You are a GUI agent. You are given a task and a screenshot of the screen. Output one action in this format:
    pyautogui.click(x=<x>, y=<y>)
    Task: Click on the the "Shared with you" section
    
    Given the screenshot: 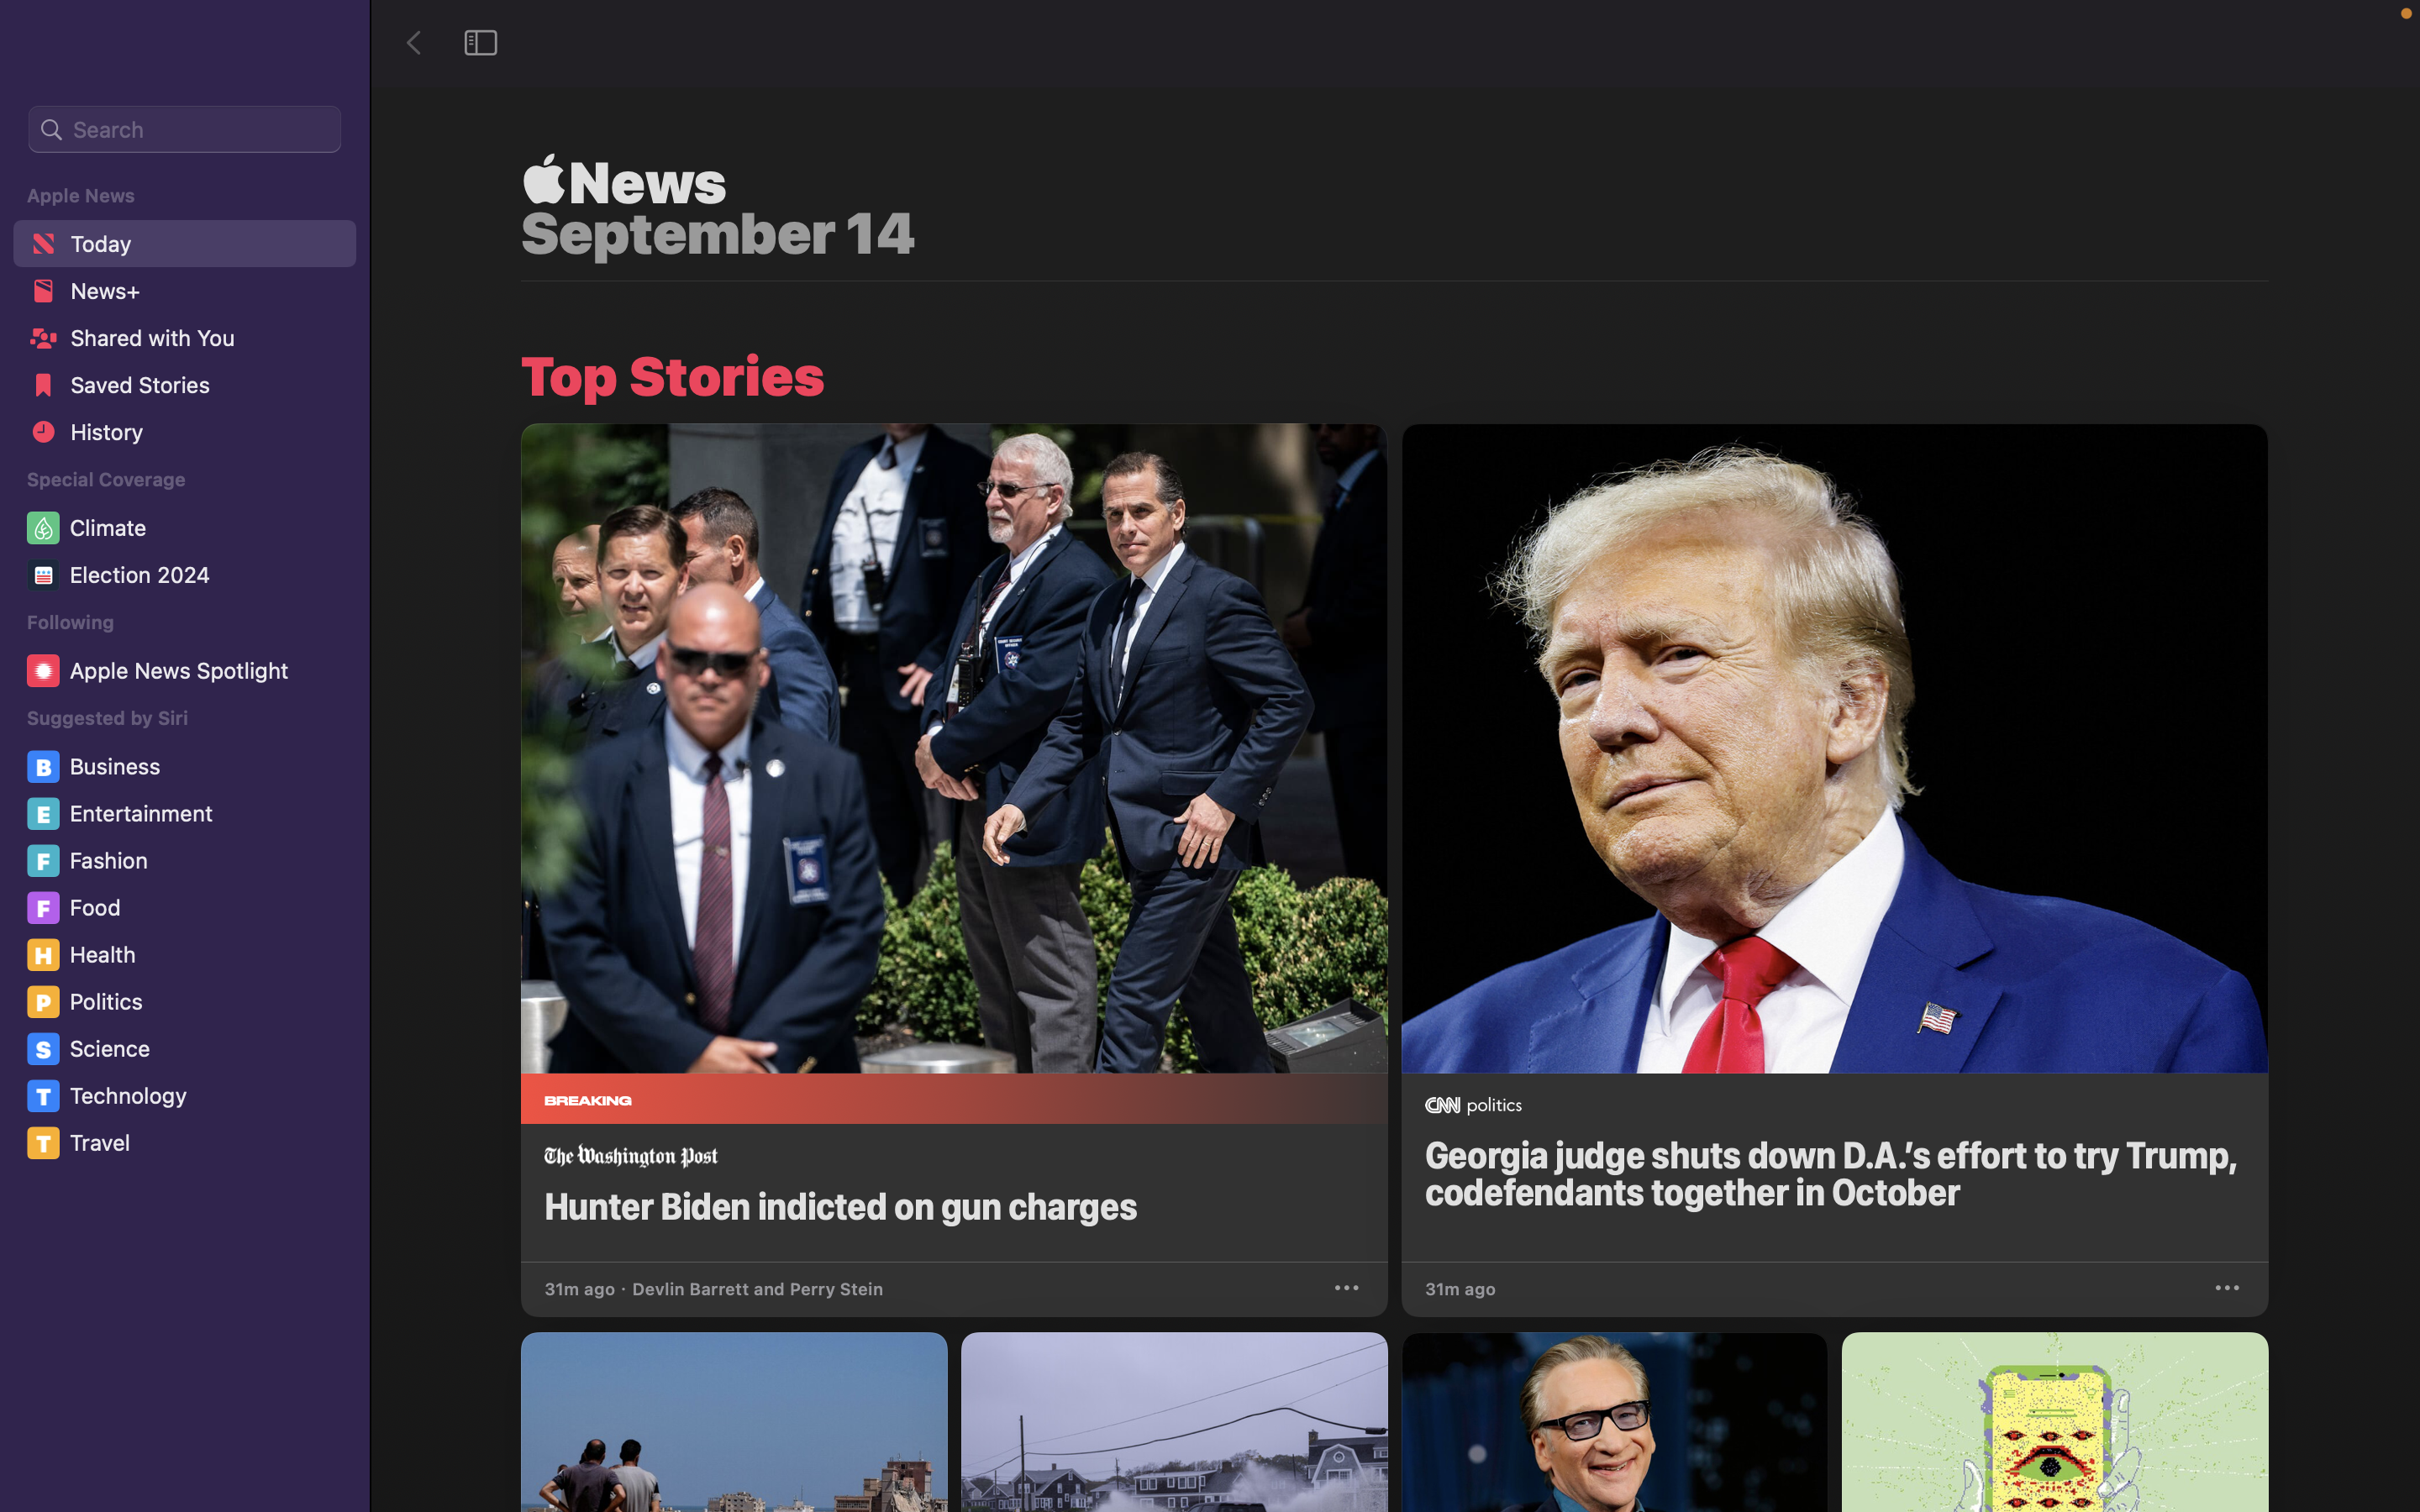 What is the action you would take?
    pyautogui.click(x=181, y=343)
    